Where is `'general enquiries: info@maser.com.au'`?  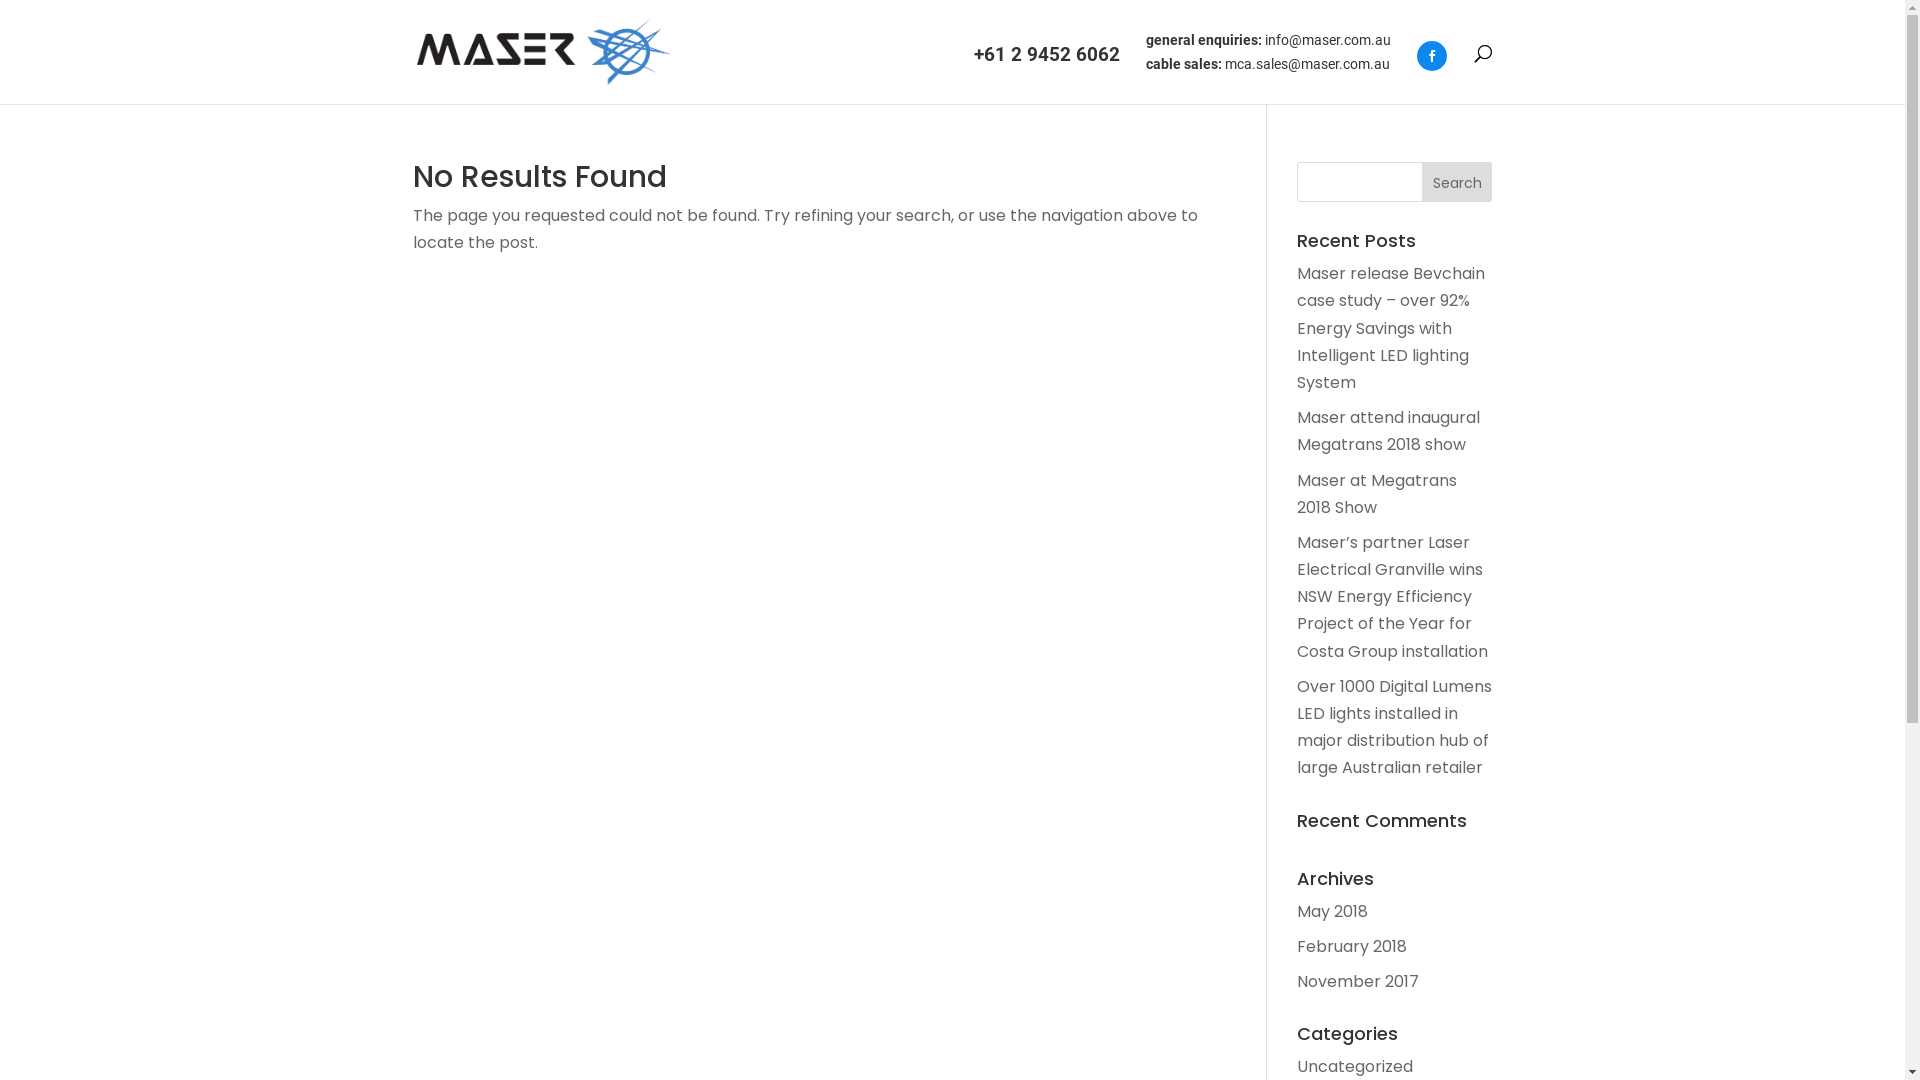
'general enquiries: info@maser.com.au' is located at coordinates (1146, 45).